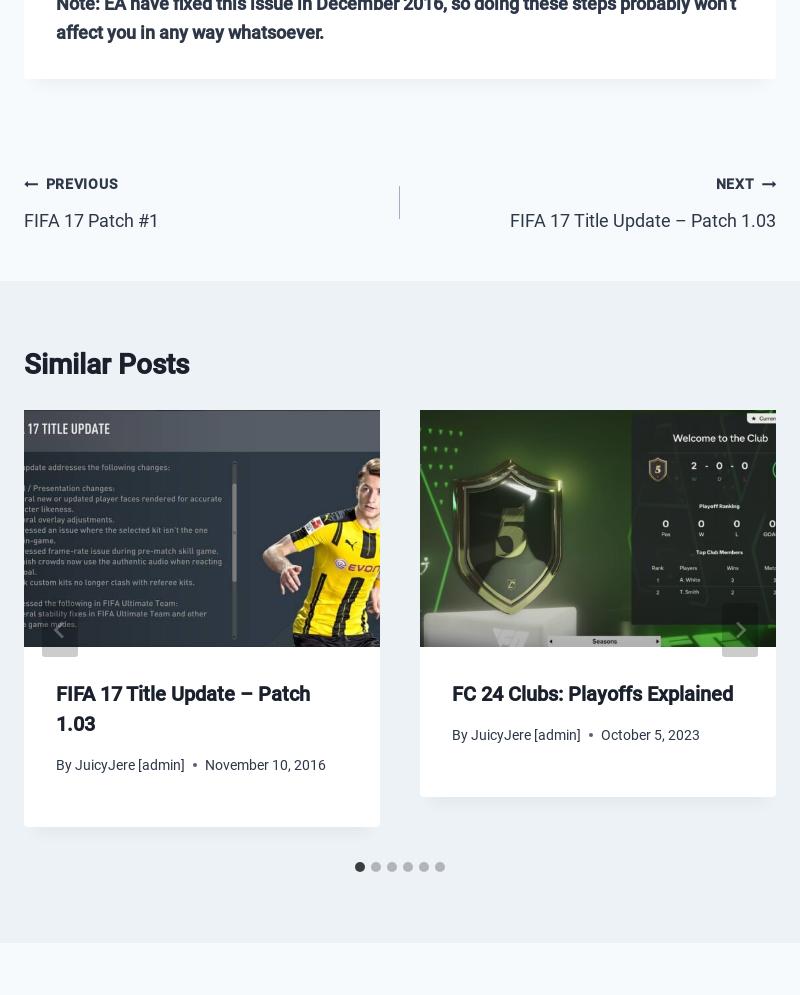 This screenshot has height=995, width=800. I want to click on 'FC 24 Clubs: Playoffs Explained', so click(591, 694).